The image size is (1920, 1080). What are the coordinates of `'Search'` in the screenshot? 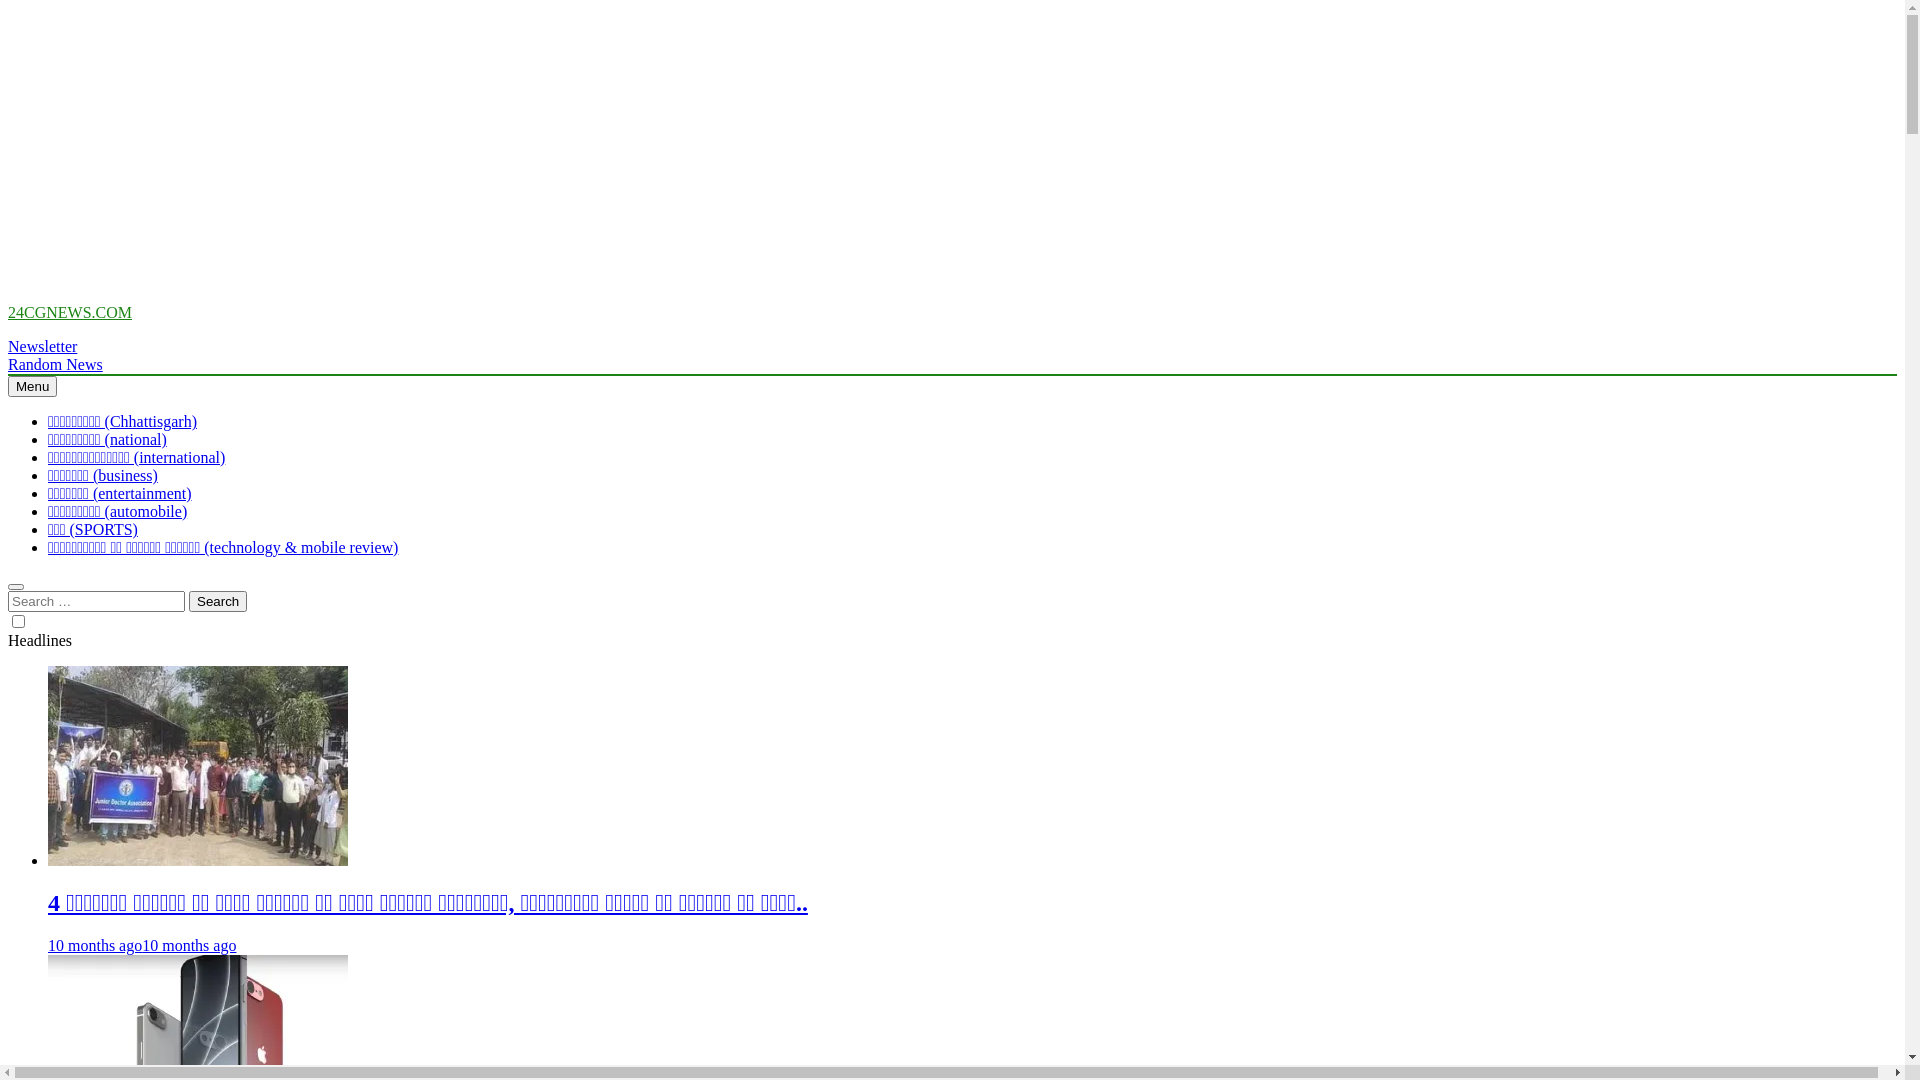 It's located at (217, 600).